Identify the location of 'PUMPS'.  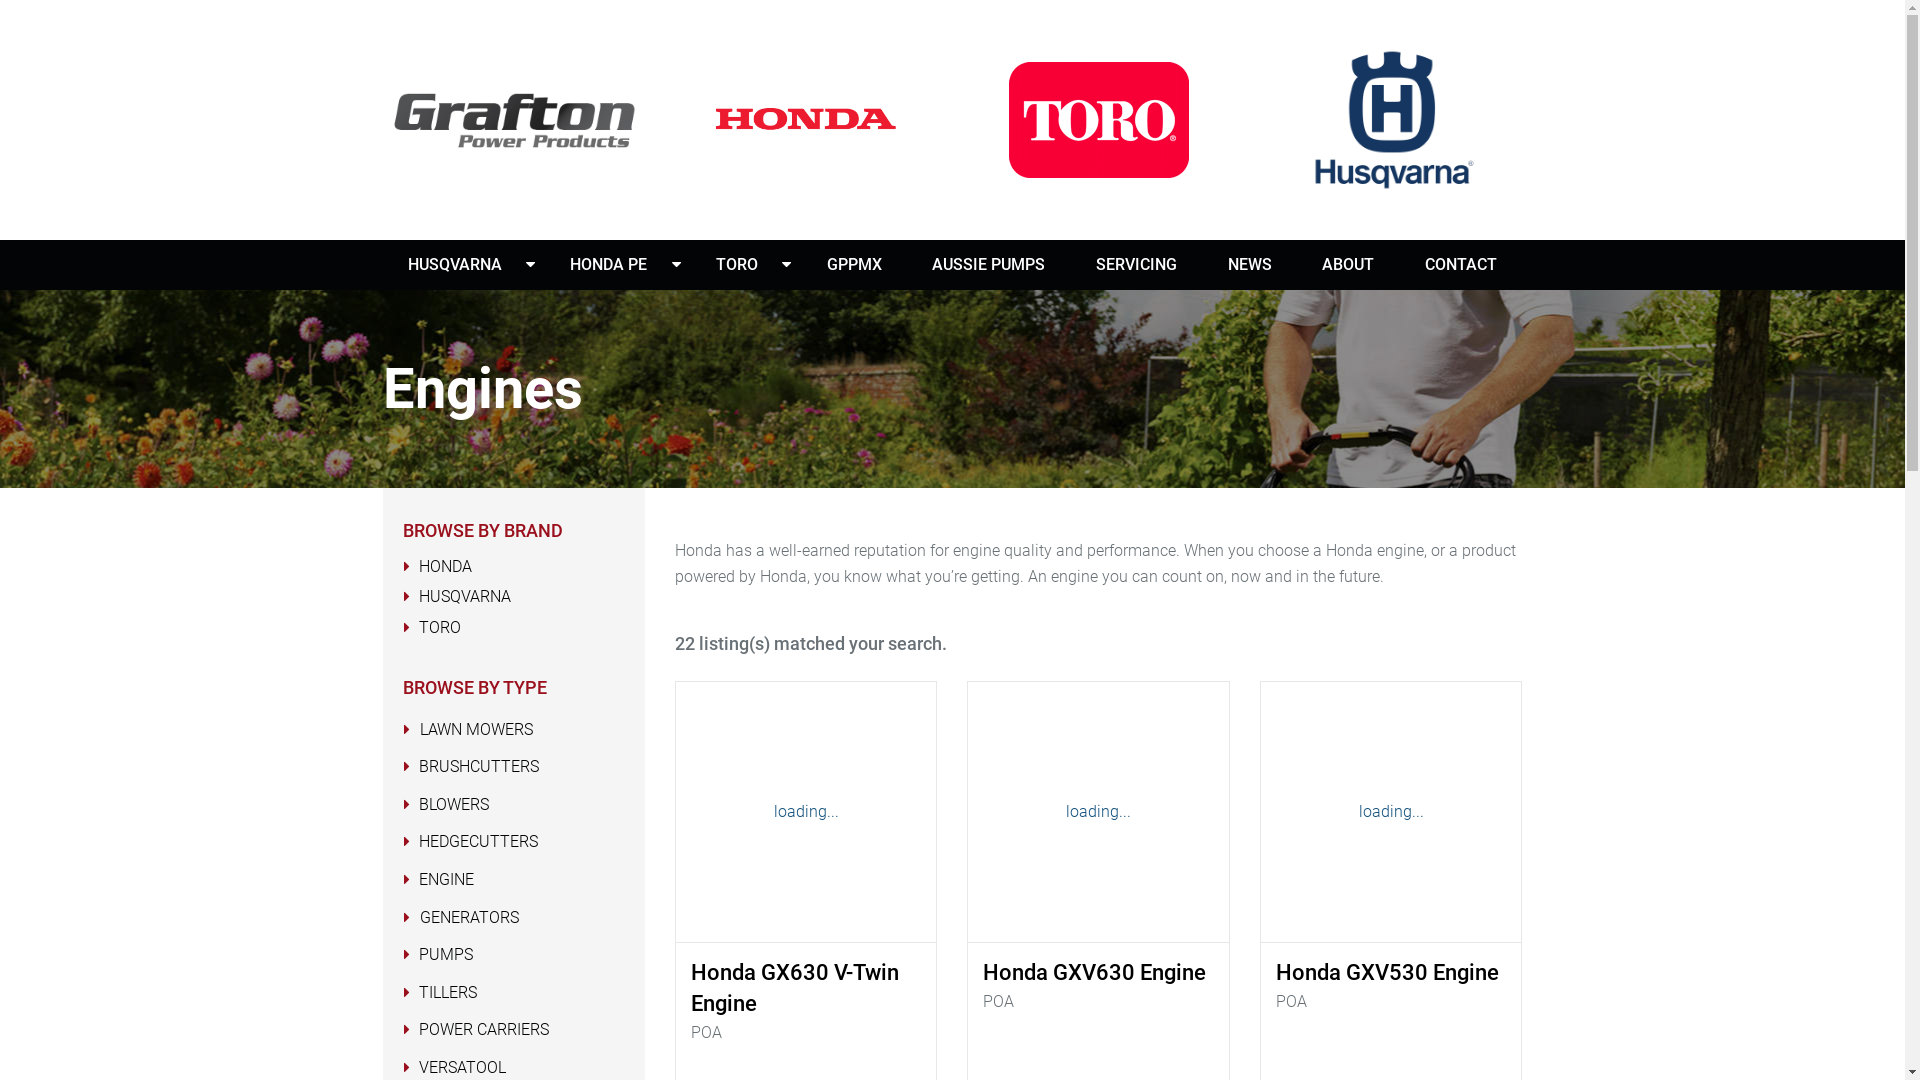
(444, 953).